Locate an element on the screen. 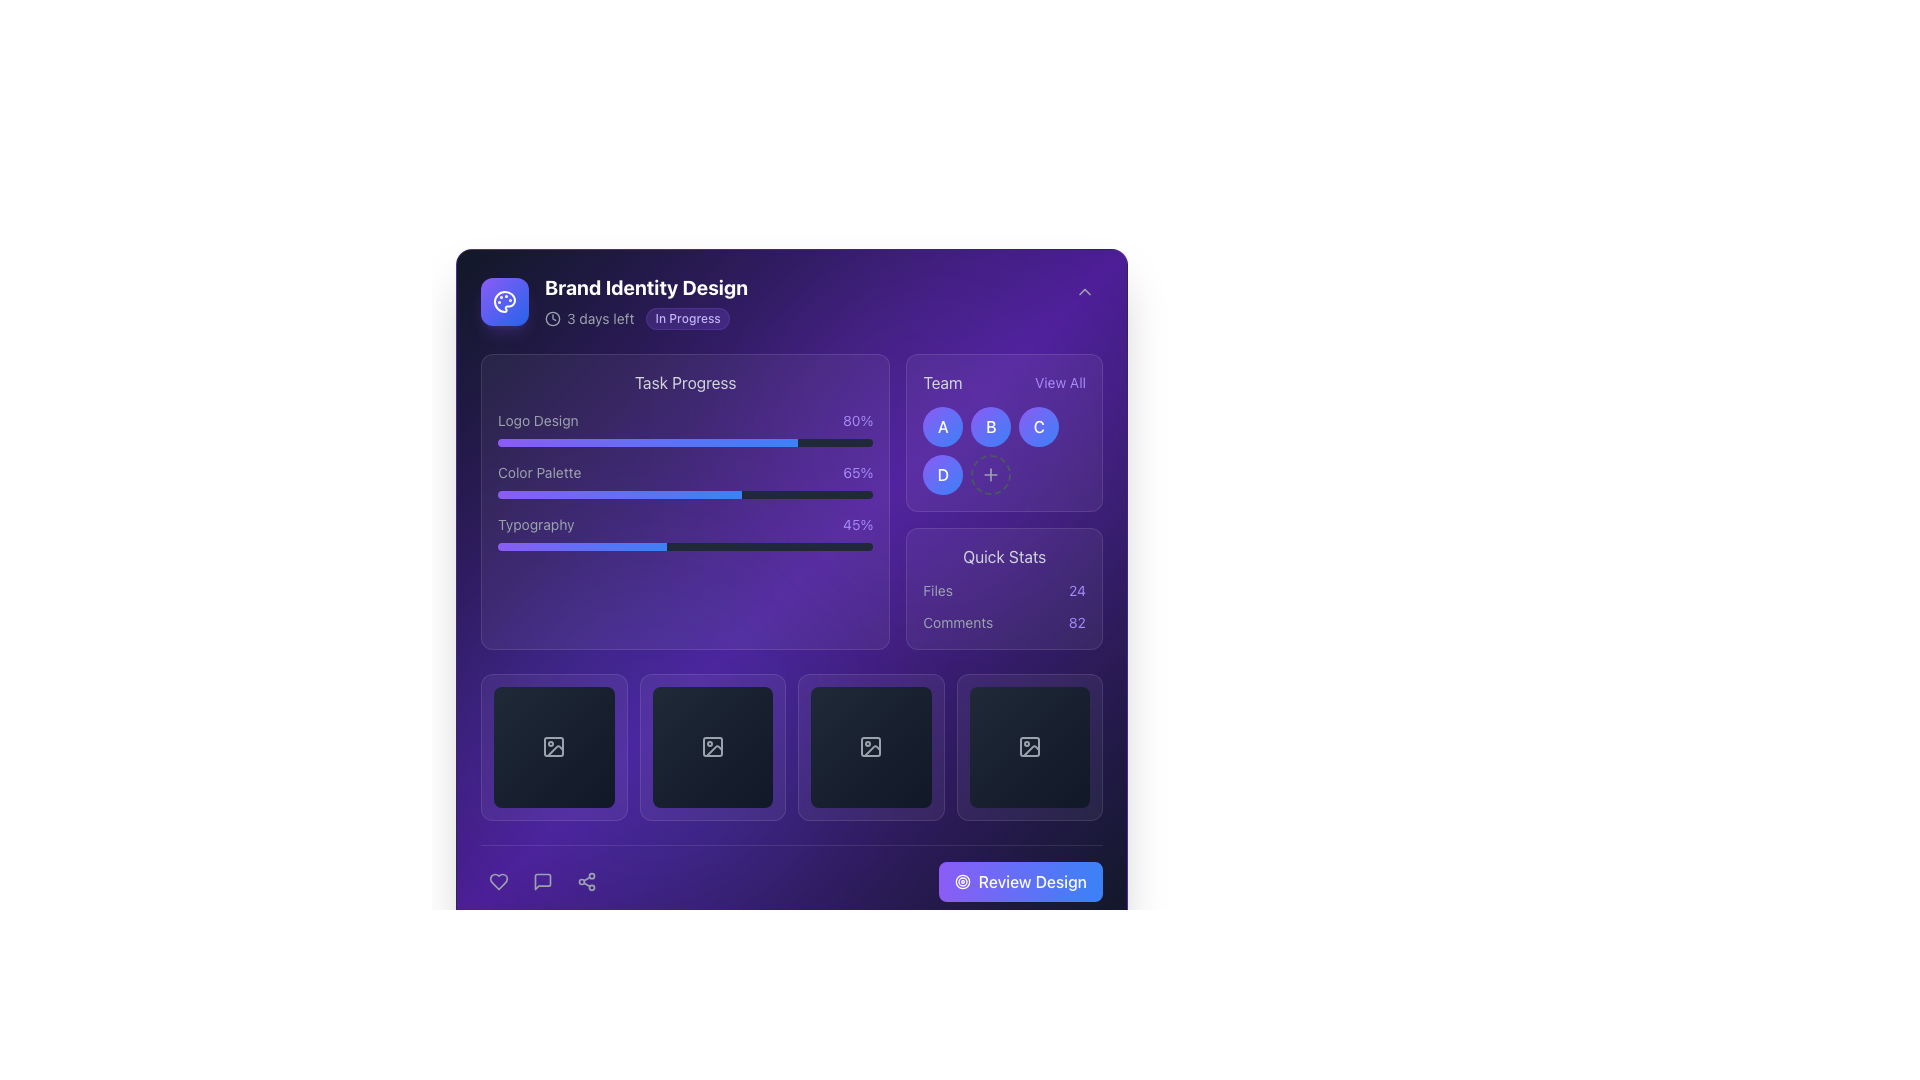 Image resolution: width=1920 pixels, height=1080 pixels. the SVG rectangle element styled as an image placeholder located in the top-left square of the grid below the 'Task Progress' section is located at coordinates (554, 747).